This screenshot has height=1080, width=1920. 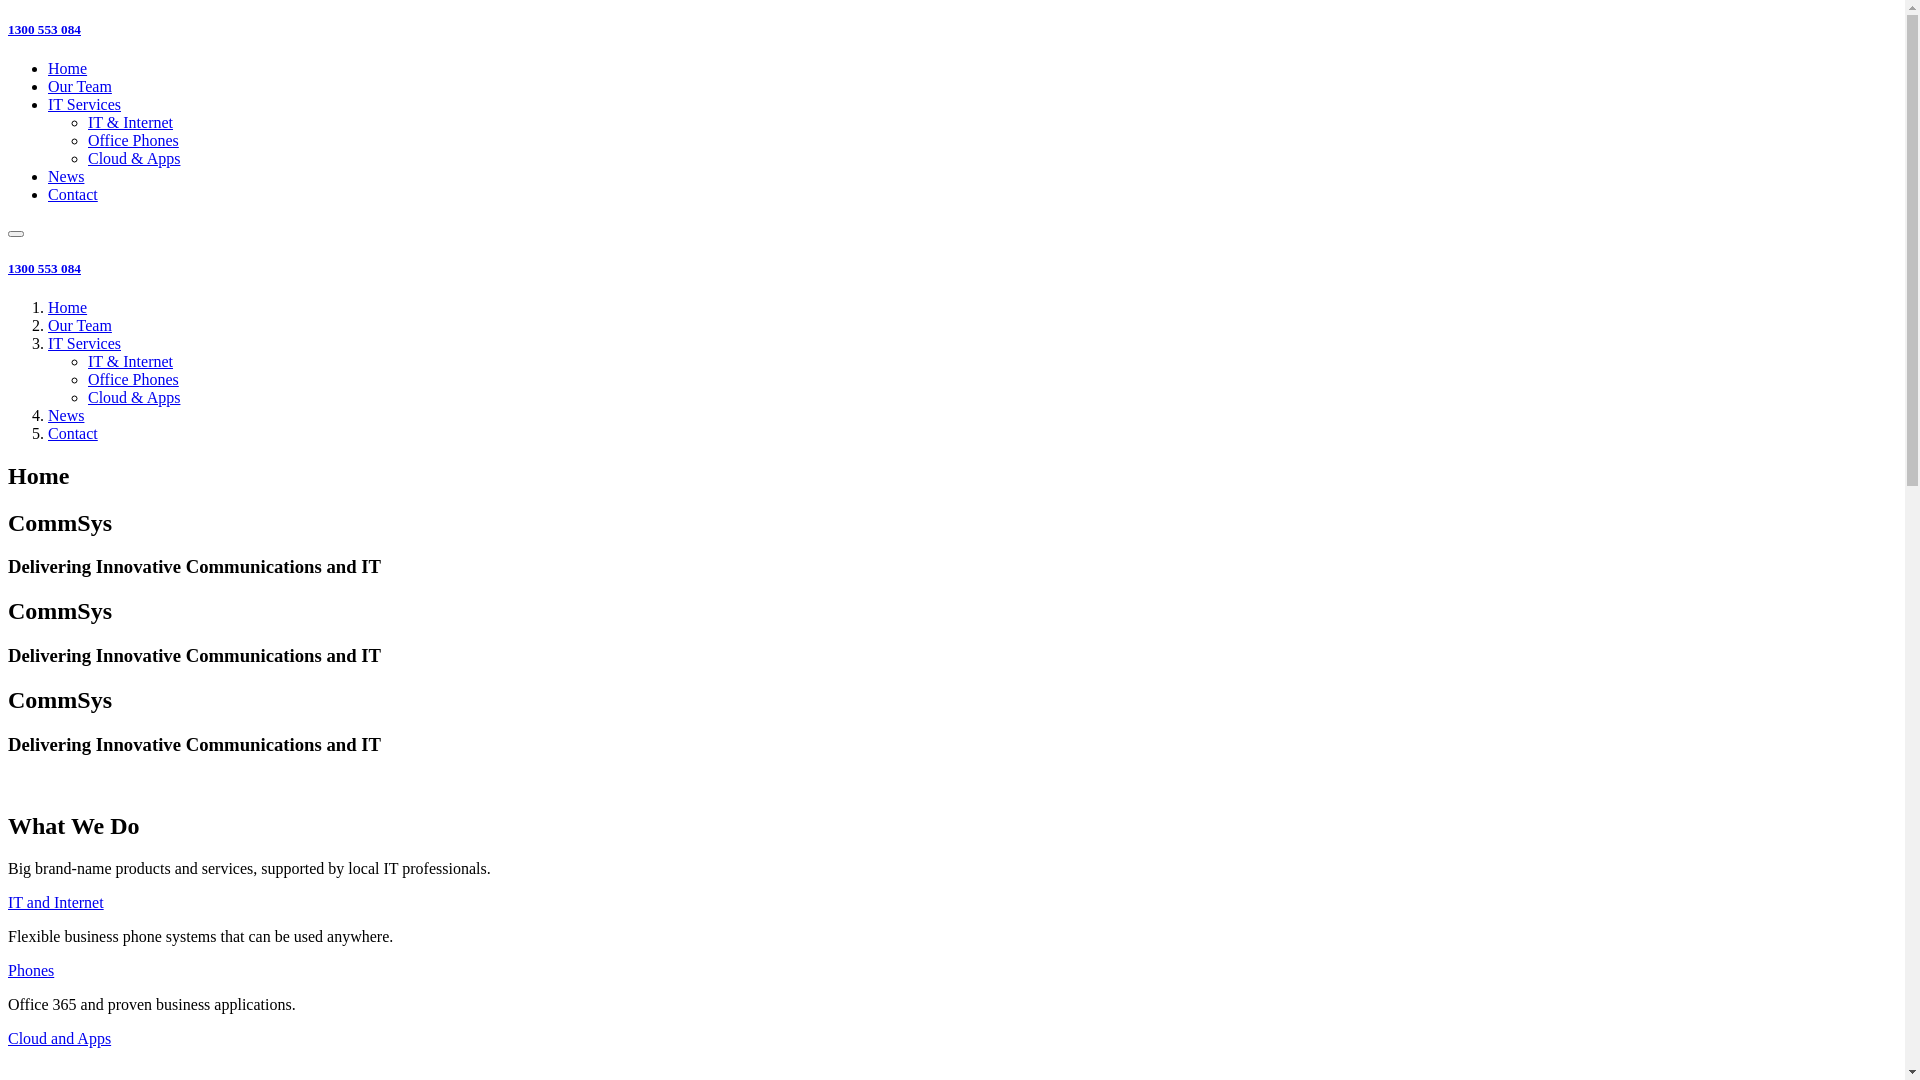 I want to click on 'Phones', so click(x=30, y=969).